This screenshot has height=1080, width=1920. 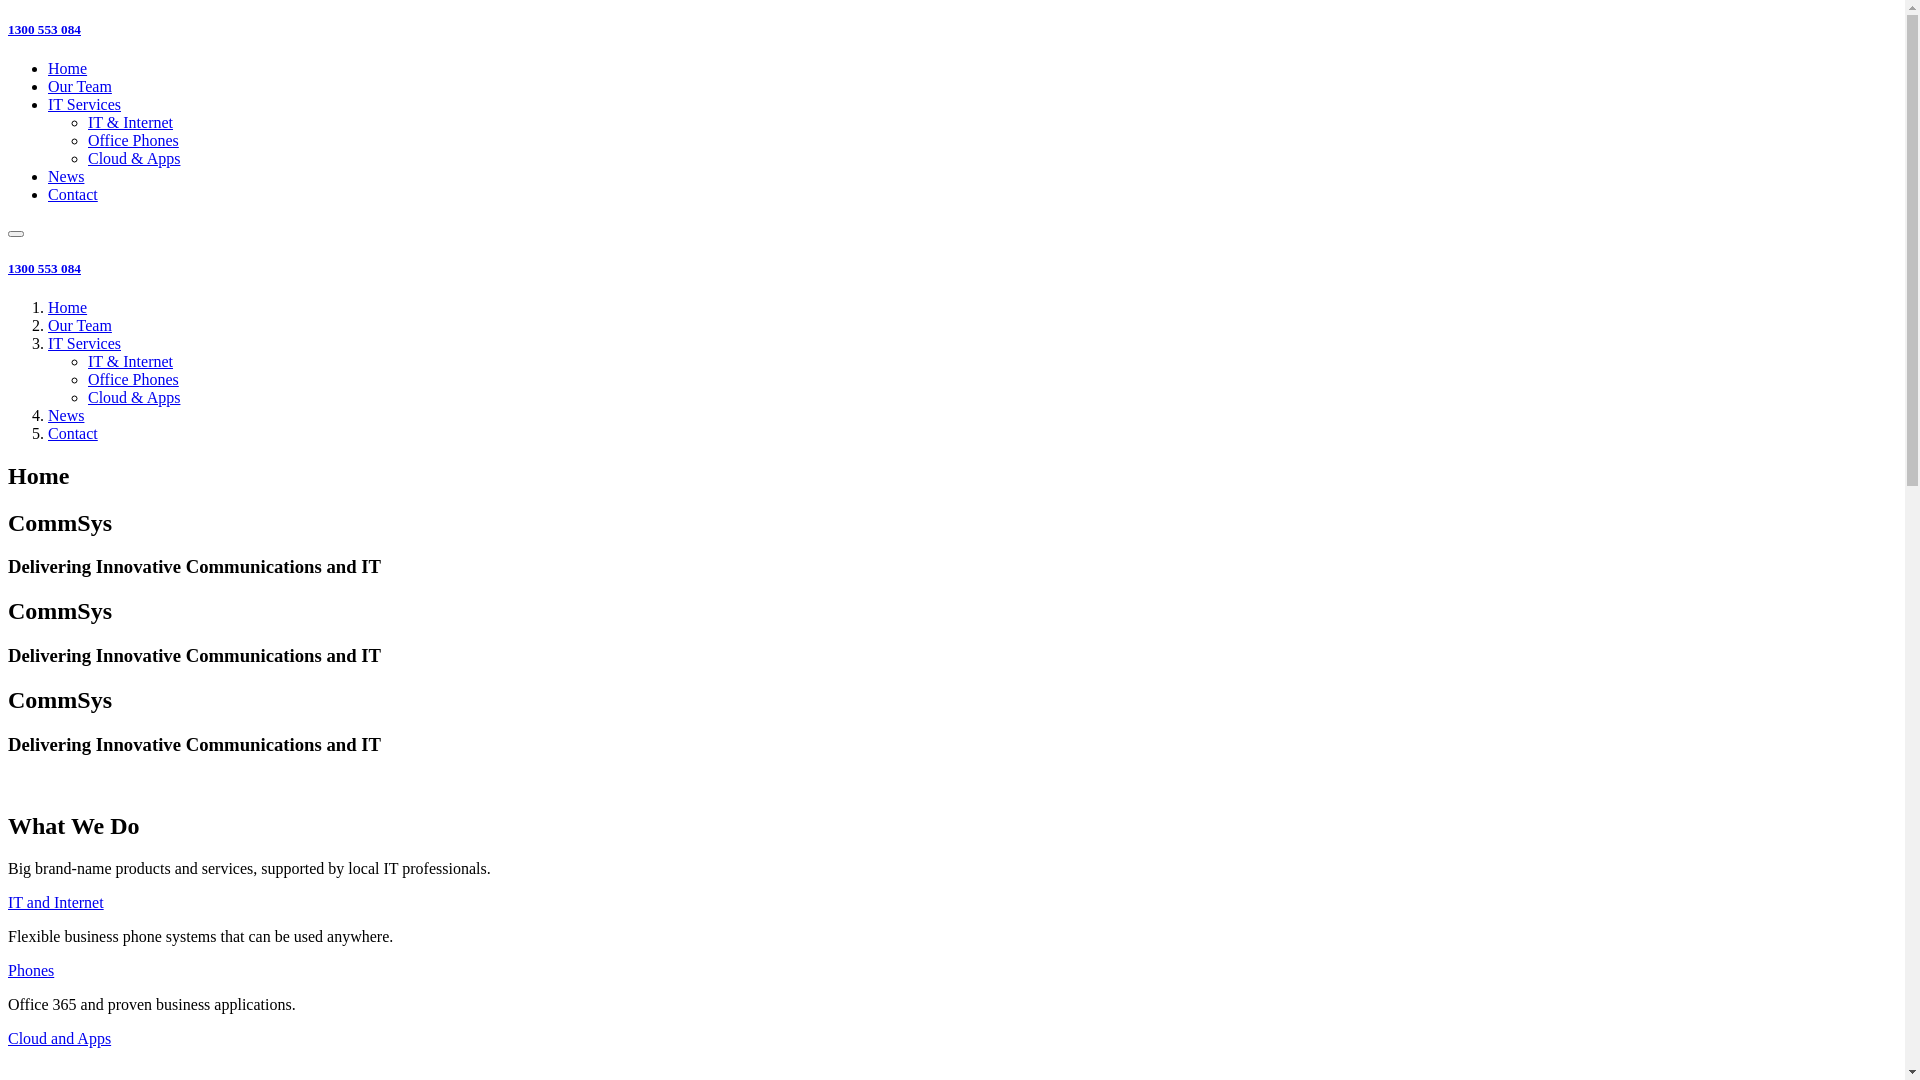 I want to click on 'Phones', so click(x=30, y=969).